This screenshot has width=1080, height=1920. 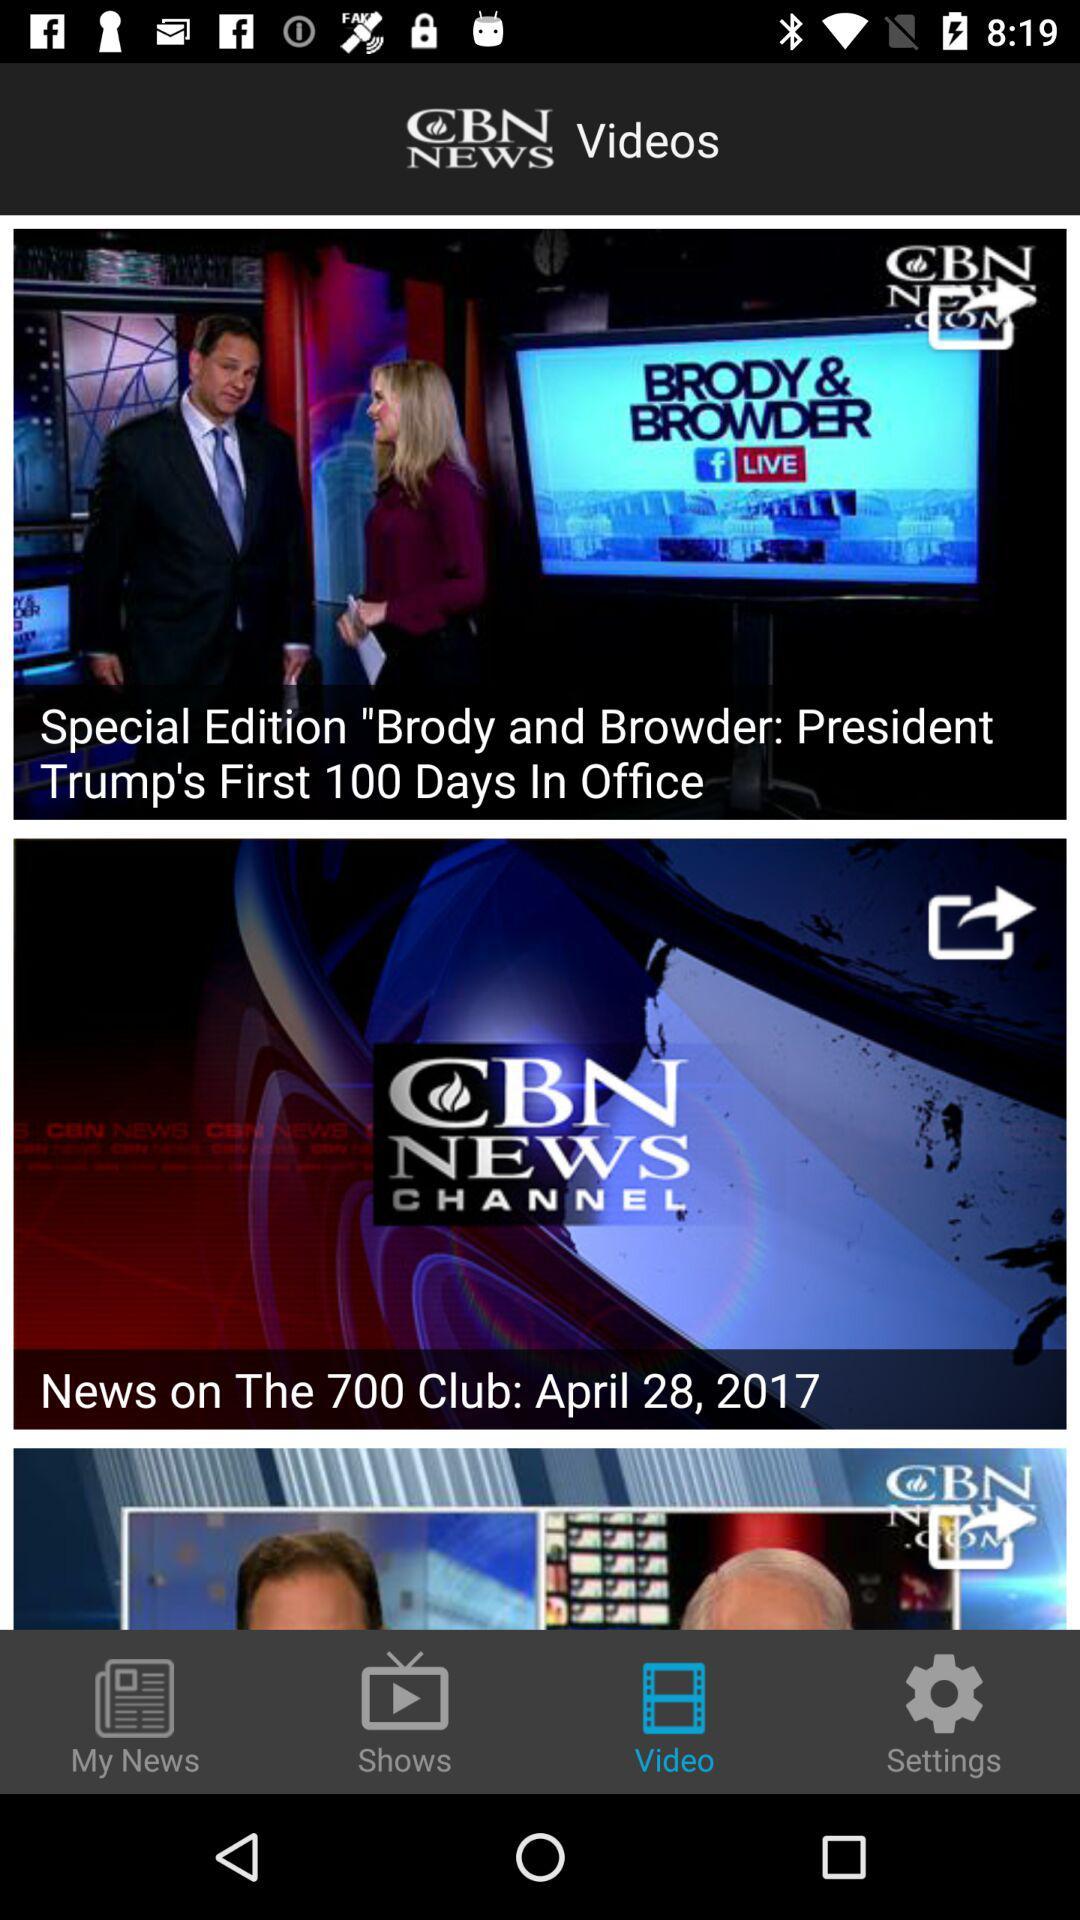 What do you see at coordinates (540, 524) in the screenshot?
I see `video` at bounding box center [540, 524].